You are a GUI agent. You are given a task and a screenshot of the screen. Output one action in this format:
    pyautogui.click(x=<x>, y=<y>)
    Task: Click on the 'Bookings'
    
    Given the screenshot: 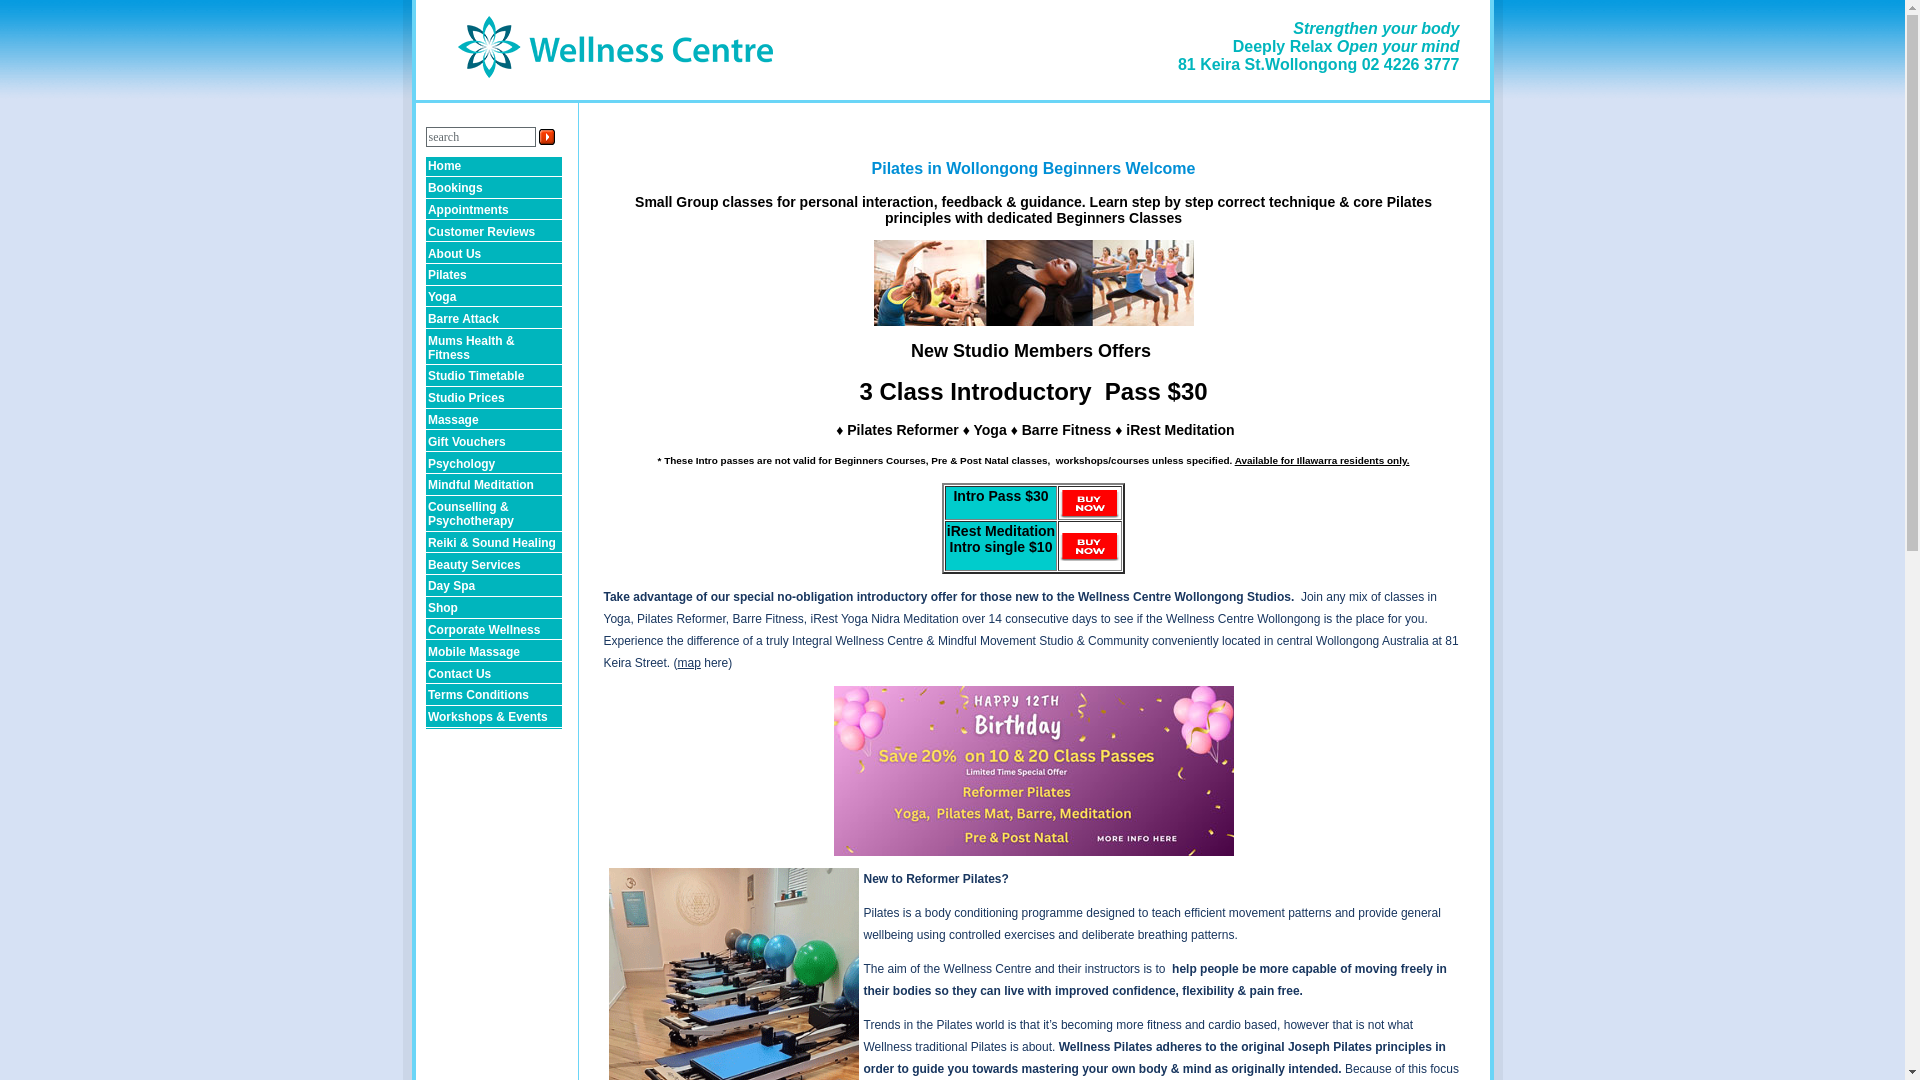 What is the action you would take?
    pyautogui.click(x=494, y=189)
    